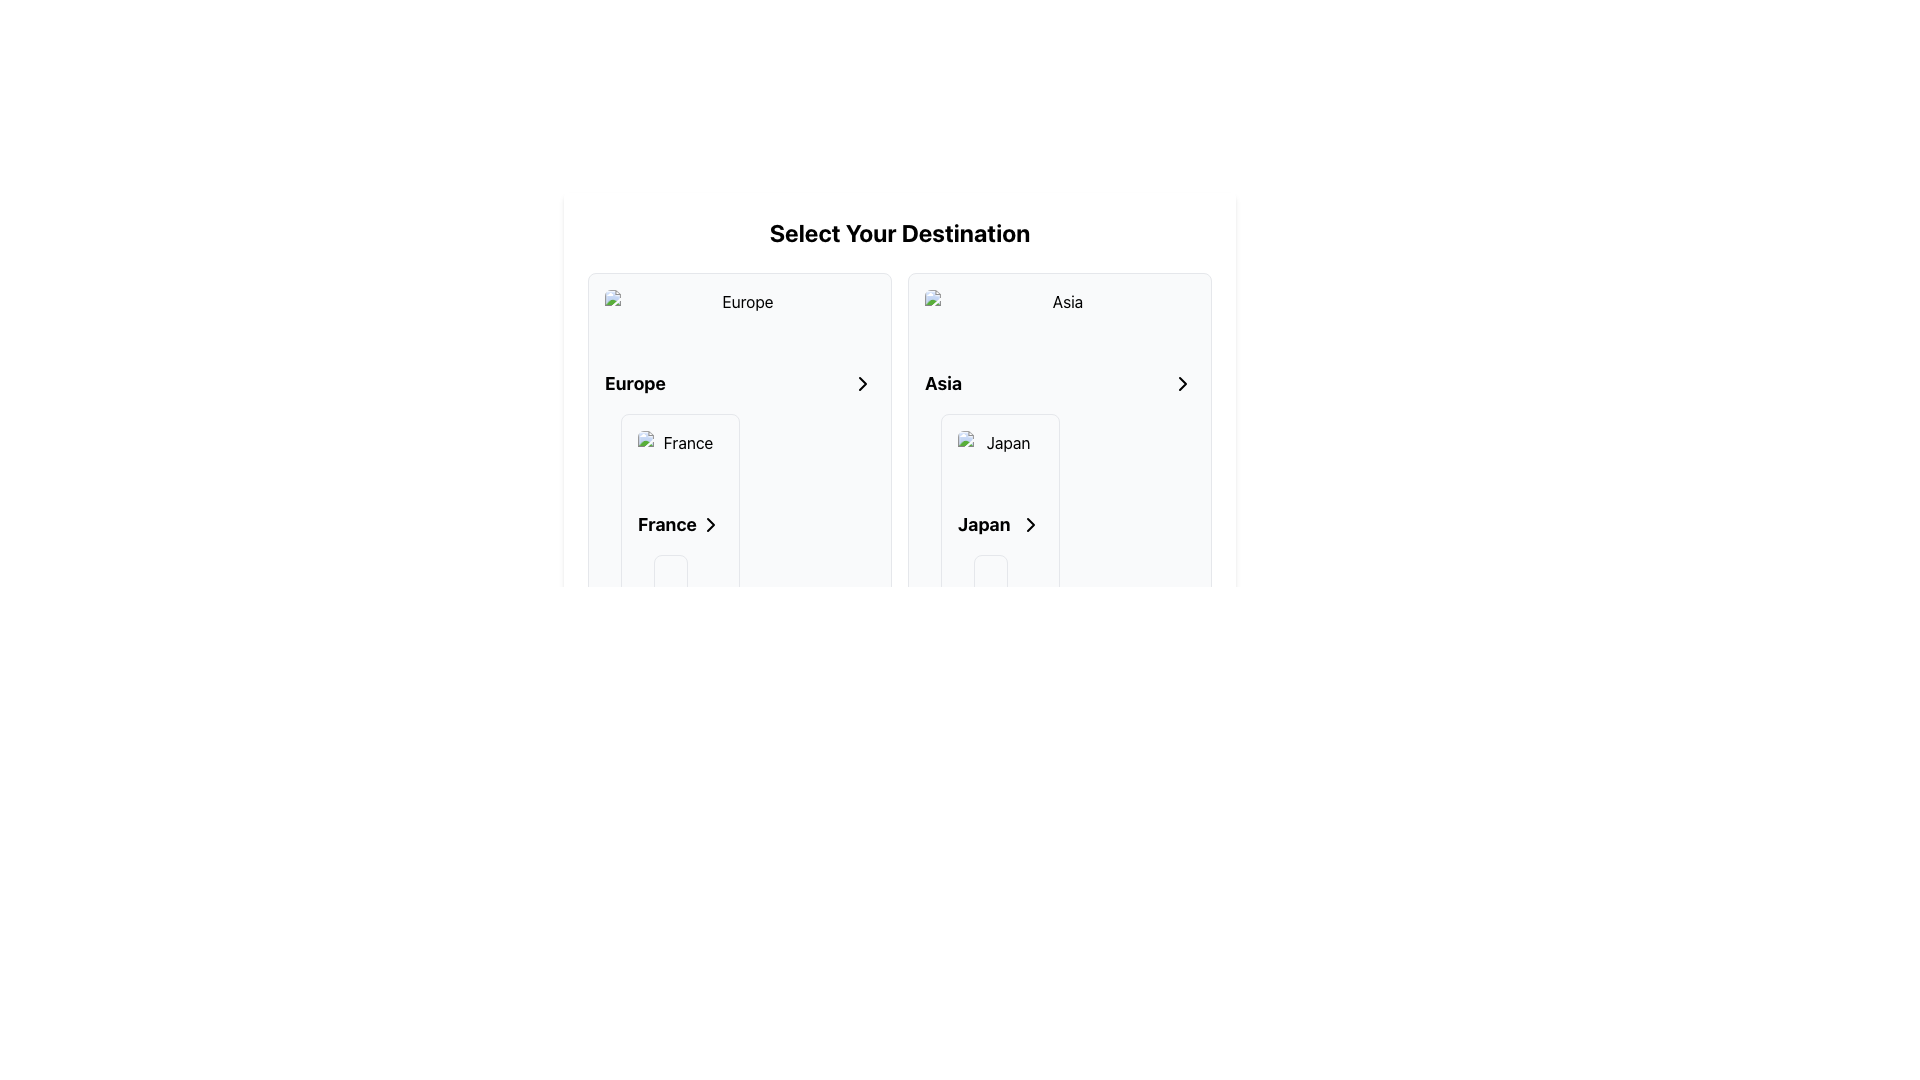 This screenshot has height=1080, width=1920. Describe the element at coordinates (1182, 384) in the screenshot. I see `the rightward-facing chevron icon located in the 'Asia' section of the interface, positioned to the right of the section's title to signify navigational functionality` at that location.